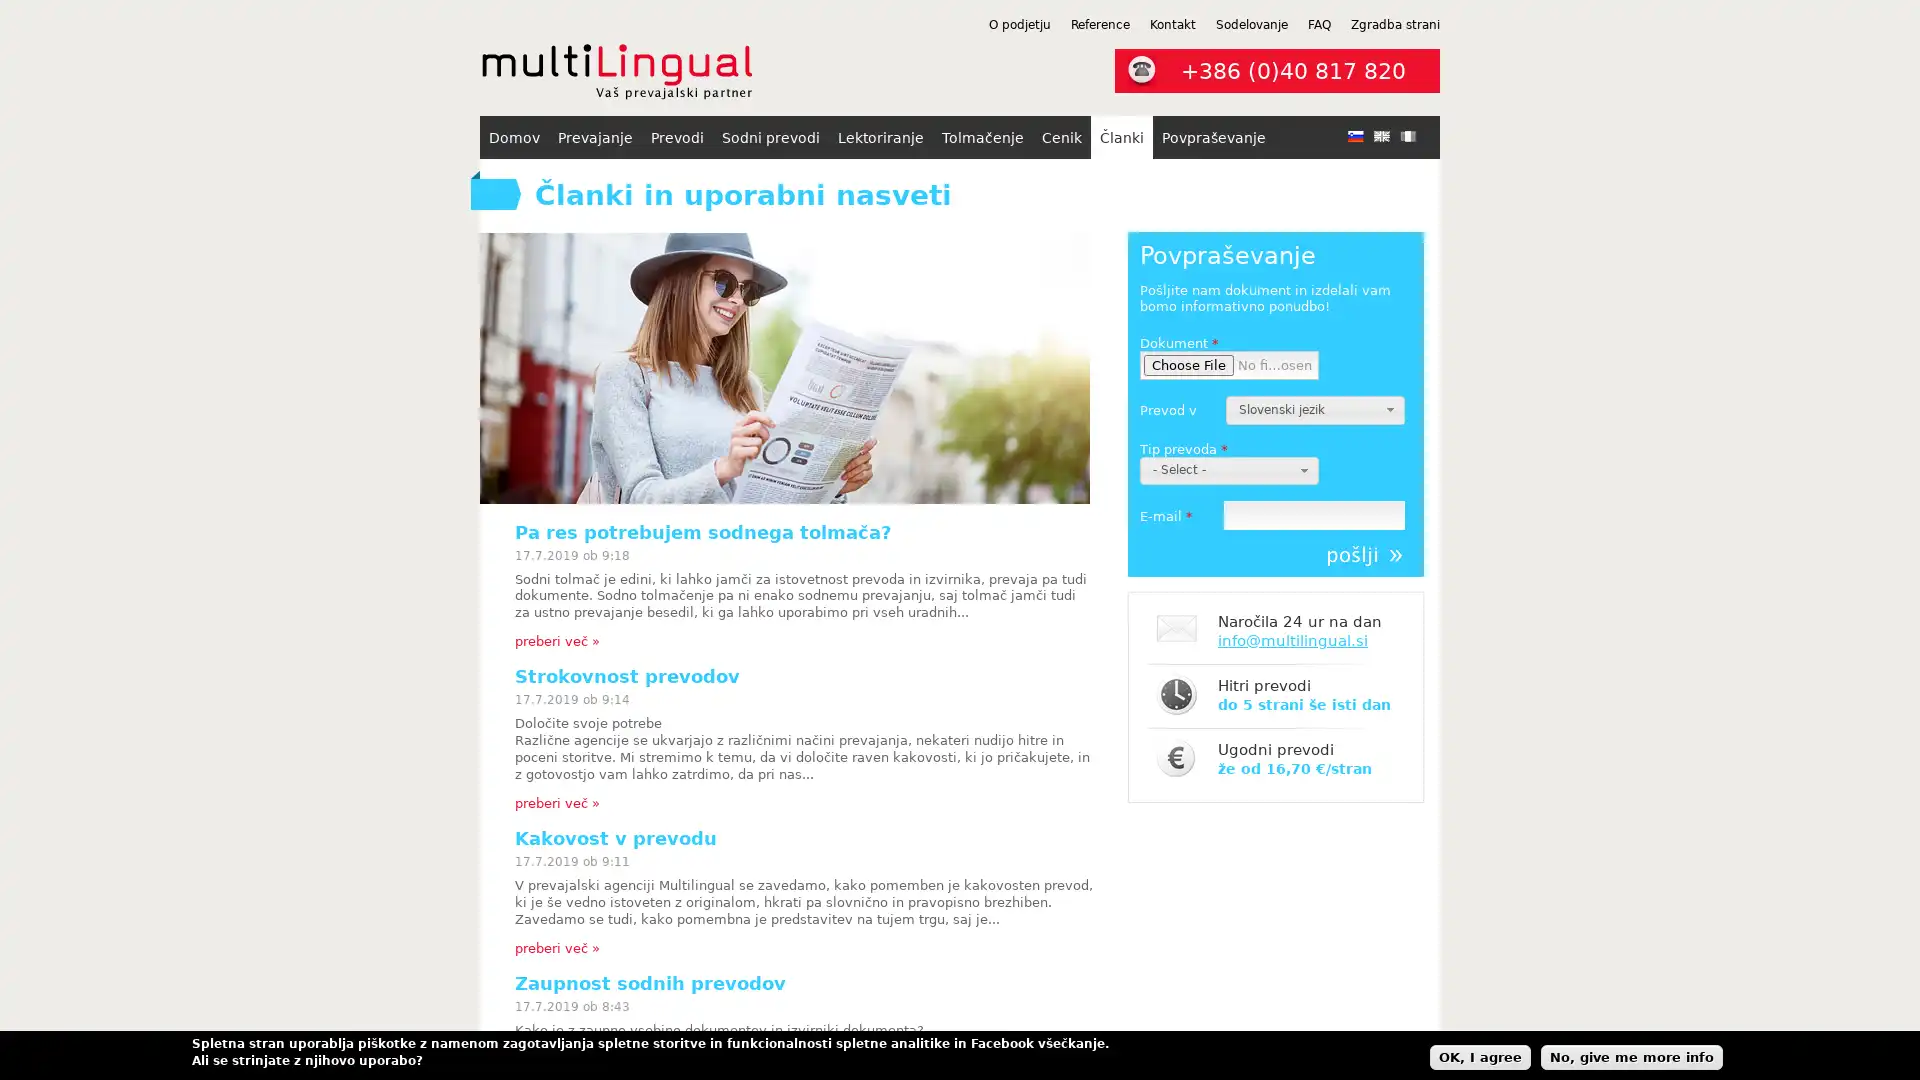 This screenshot has width=1920, height=1080. Describe the element at coordinates (1189, 365) in the screenshot. I see `Choose File` at that location.